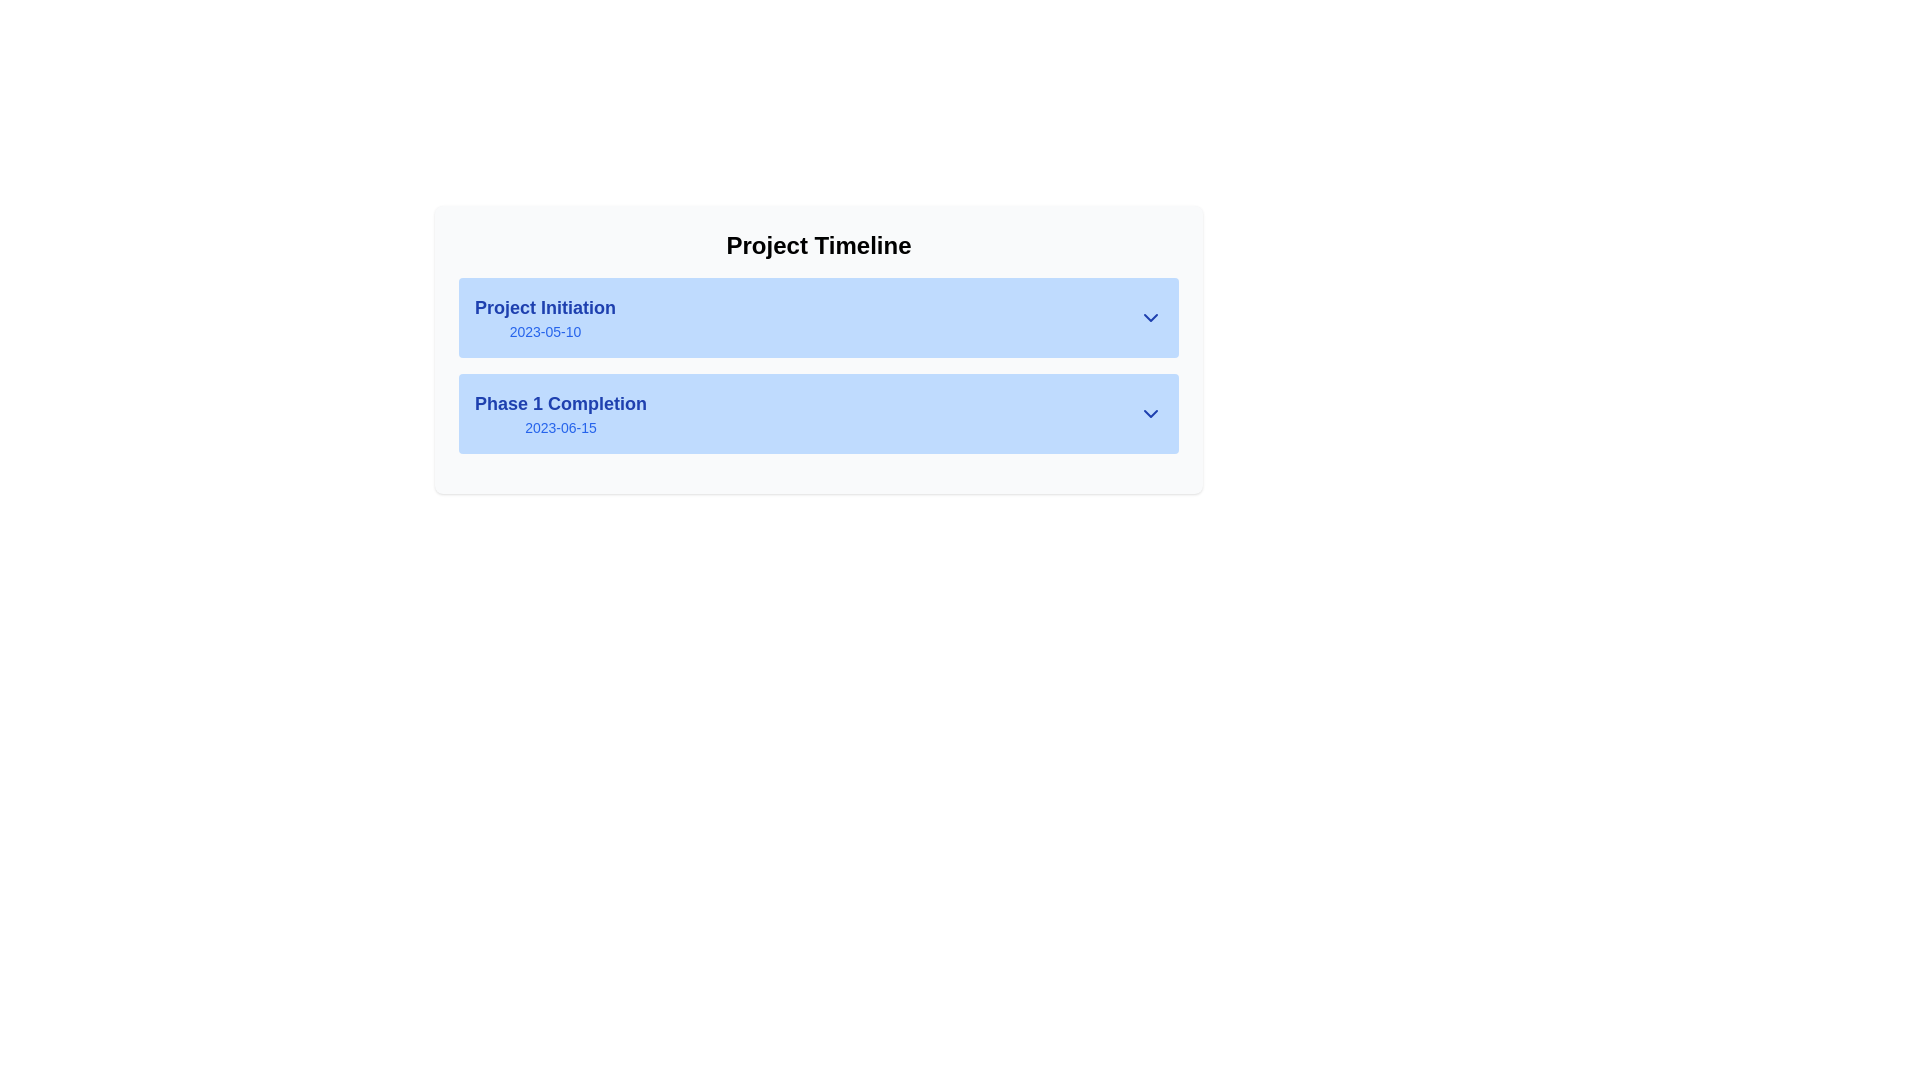  I want to click on the 'Phase 1 Completion' Information Display Section, so click(819, 412).